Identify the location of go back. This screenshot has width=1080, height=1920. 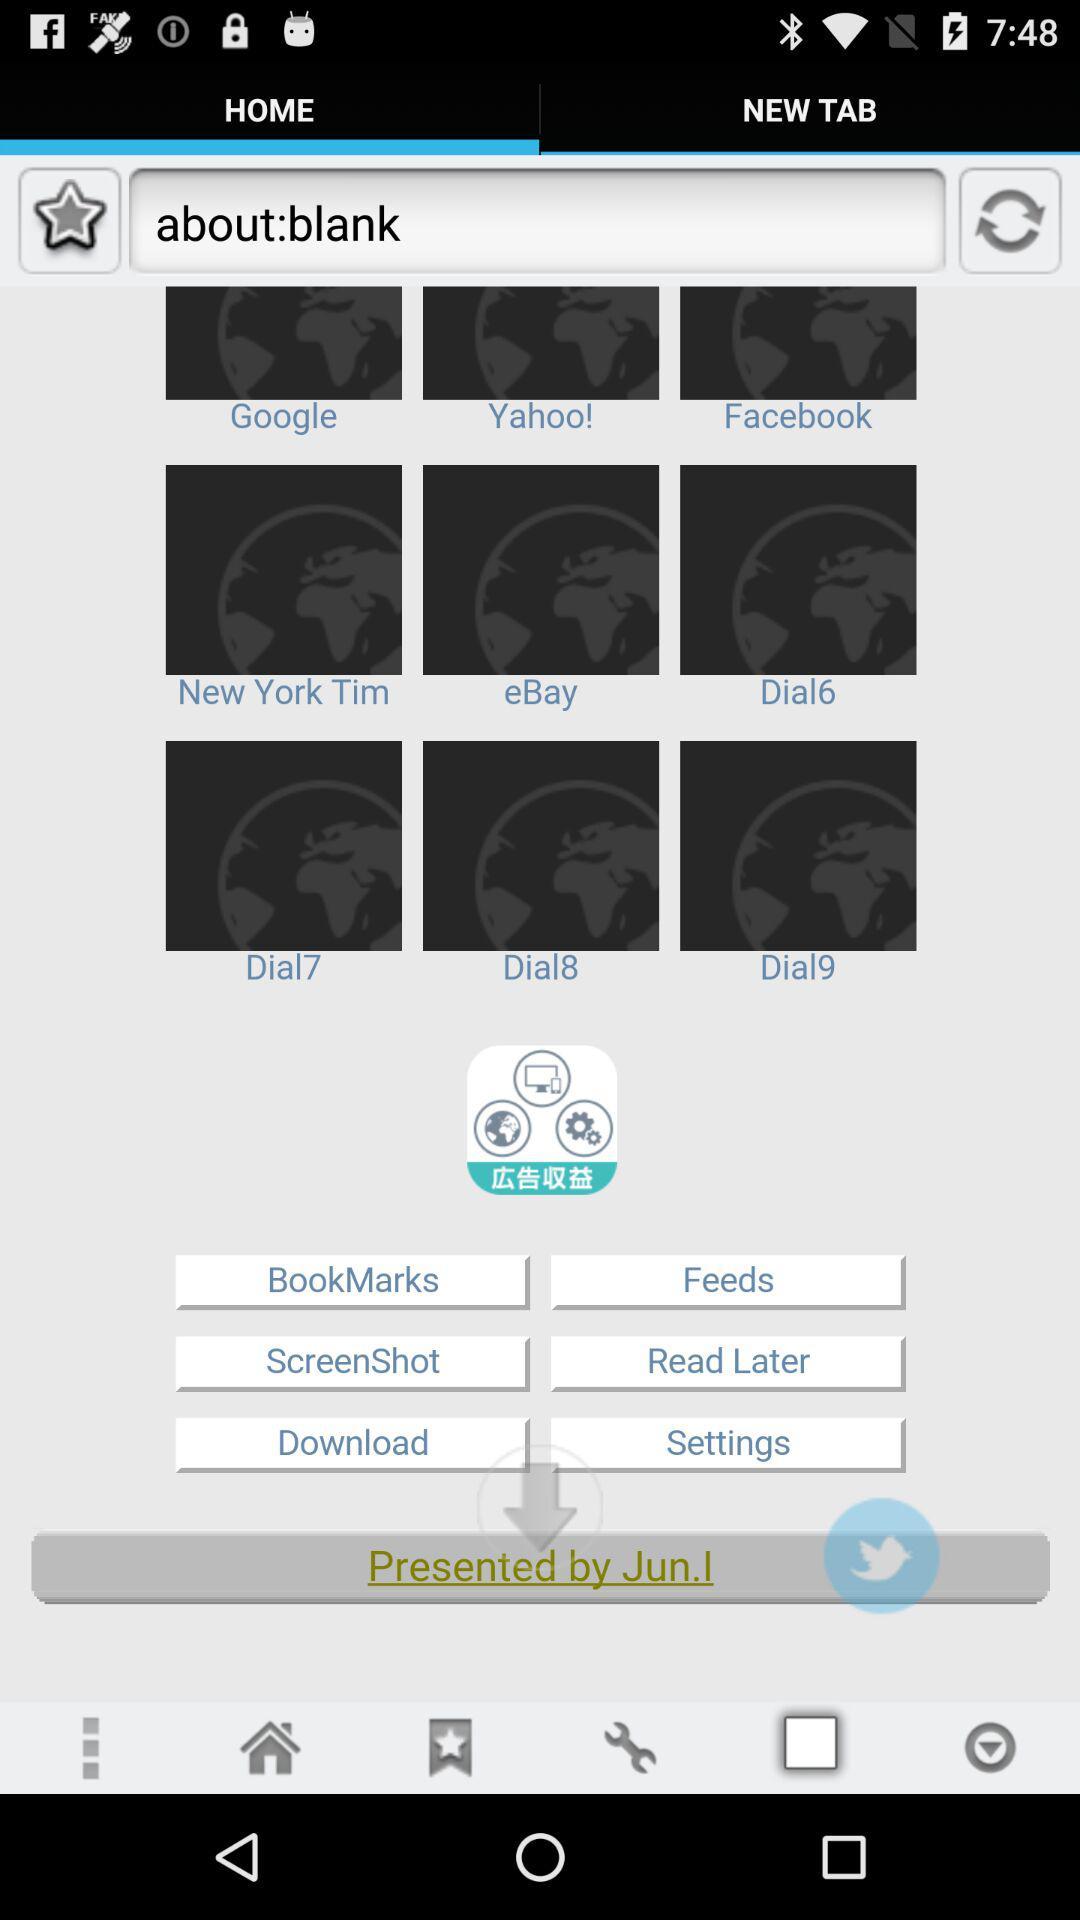
(270, 1746).